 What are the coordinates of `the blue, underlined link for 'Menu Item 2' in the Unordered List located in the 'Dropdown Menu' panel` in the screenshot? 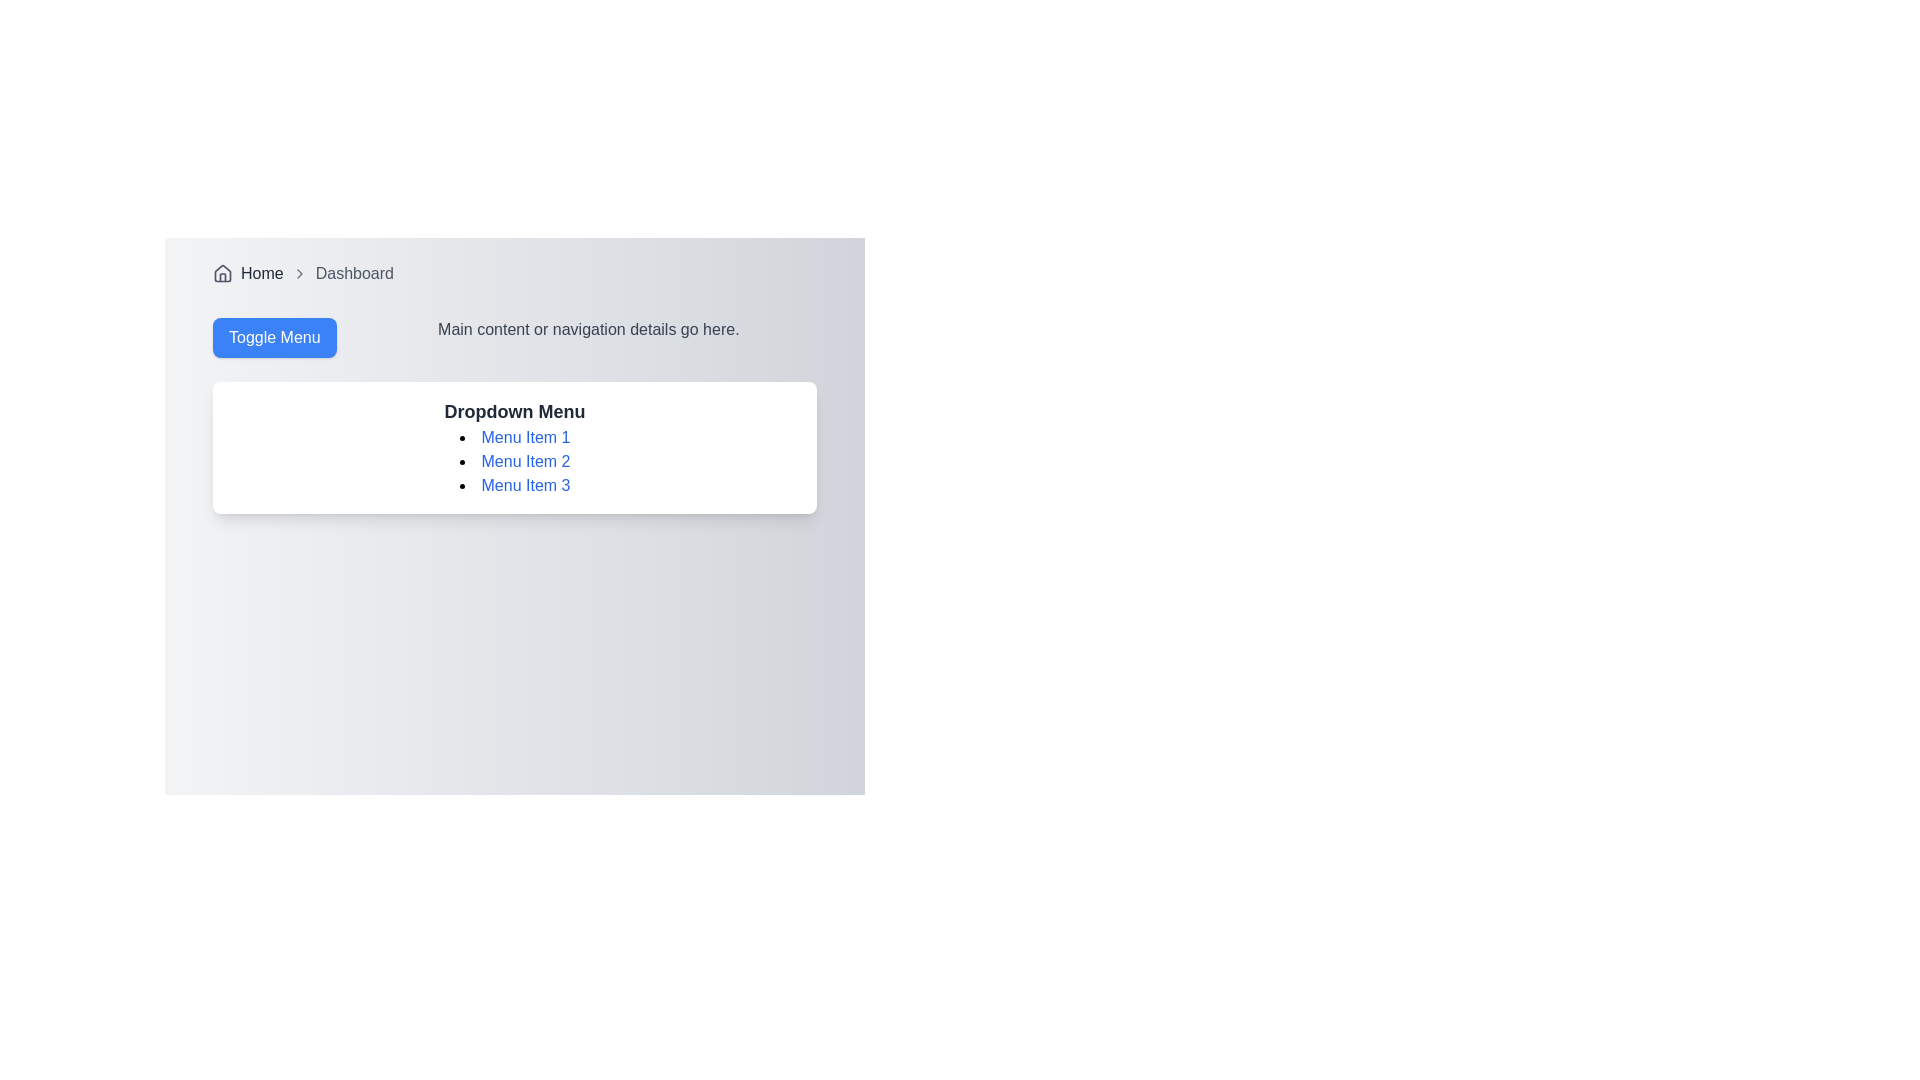 It's located at (514, 462).